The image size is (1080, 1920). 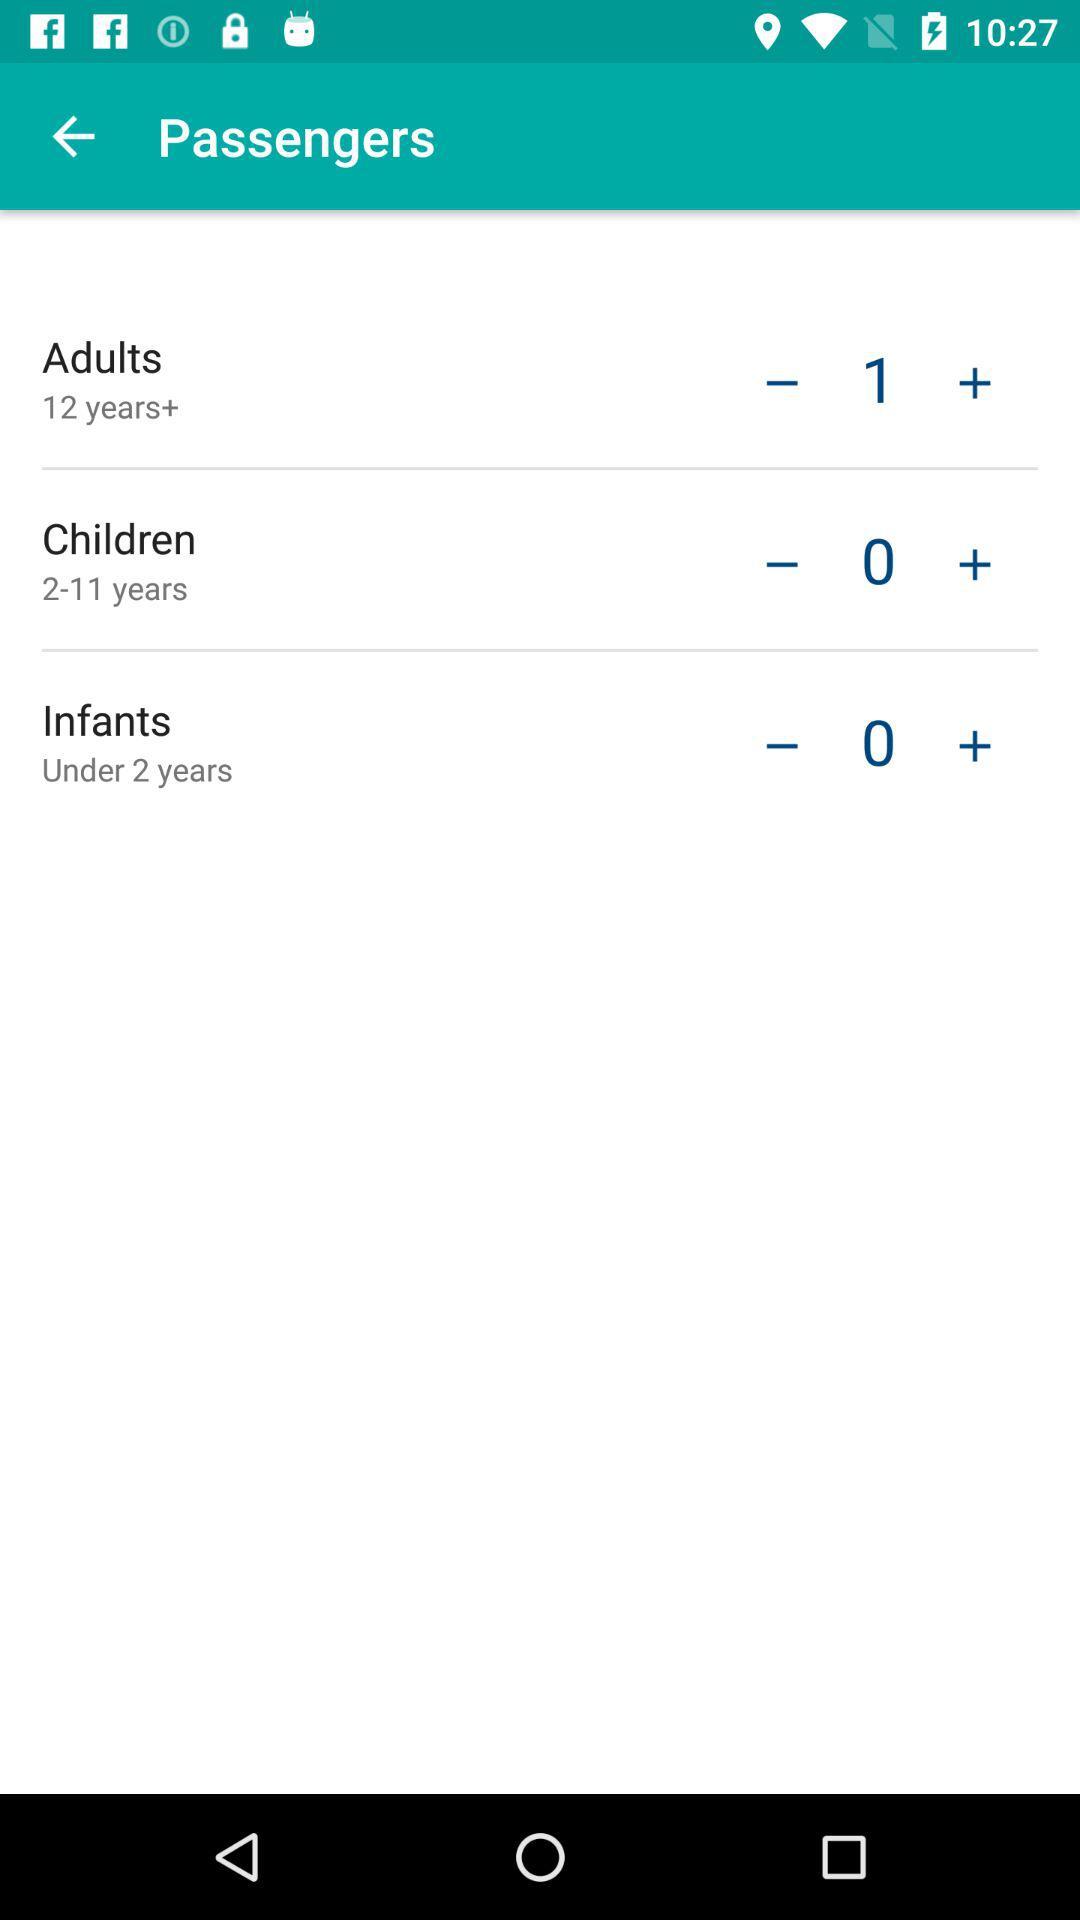 I want to click on increase, so click(x=974, y=561).